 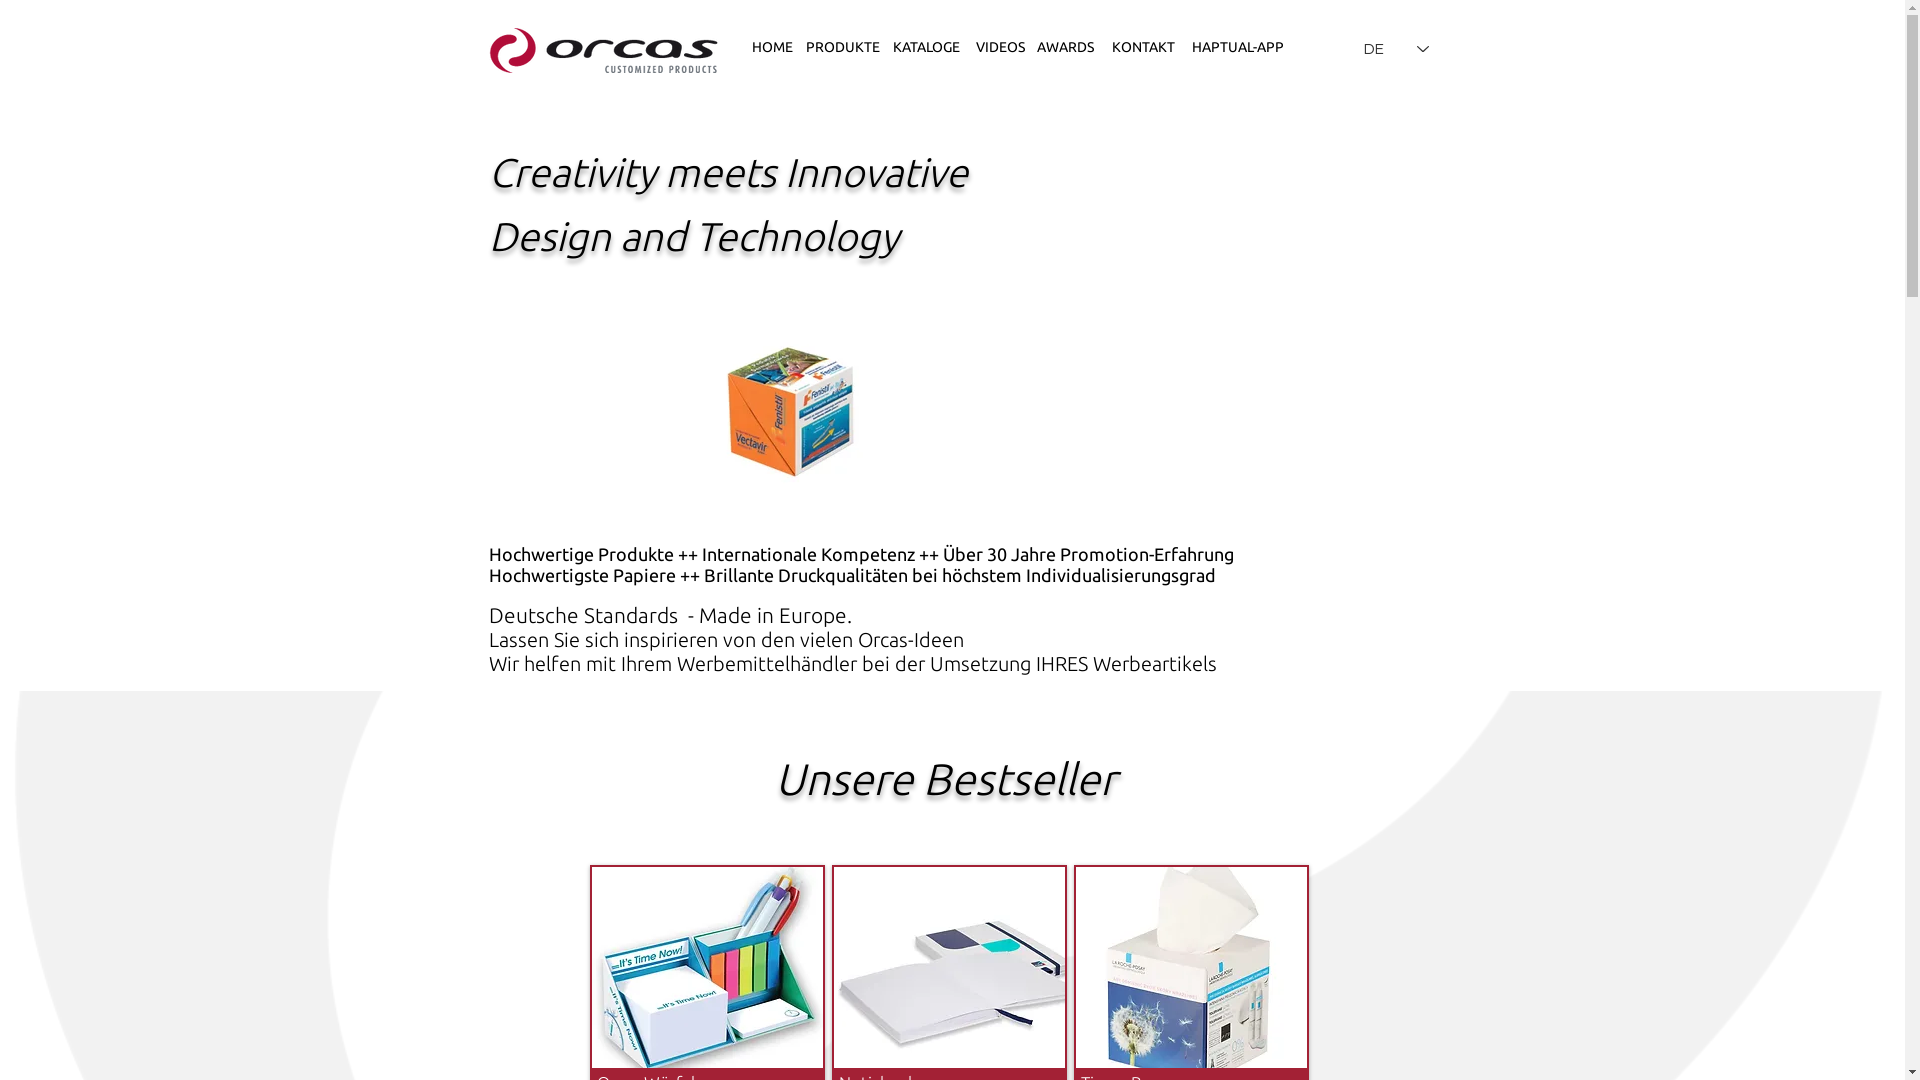 What do you see at coordinates (1101, 46) in the screenshot?
I see `'KONTAKT'` at bounding box center [1101, 46].